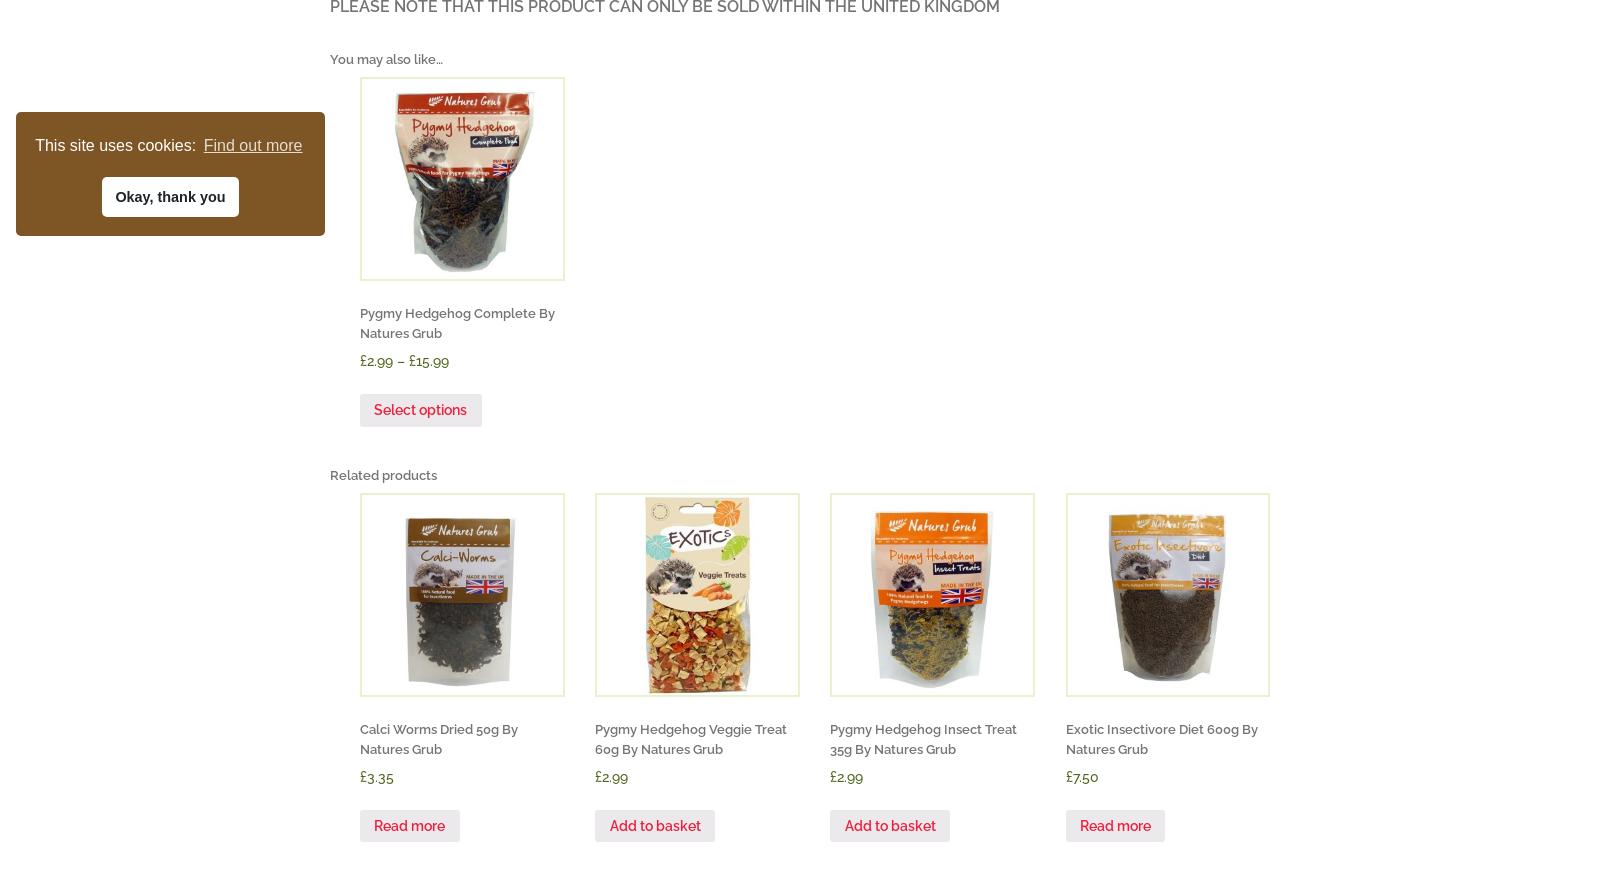 The height and width of the screenshot is (874, 1600). What do you see at coordinates (329, 473) in the screenshot?
I see `'Related products'` at bounding box center [329, 473].